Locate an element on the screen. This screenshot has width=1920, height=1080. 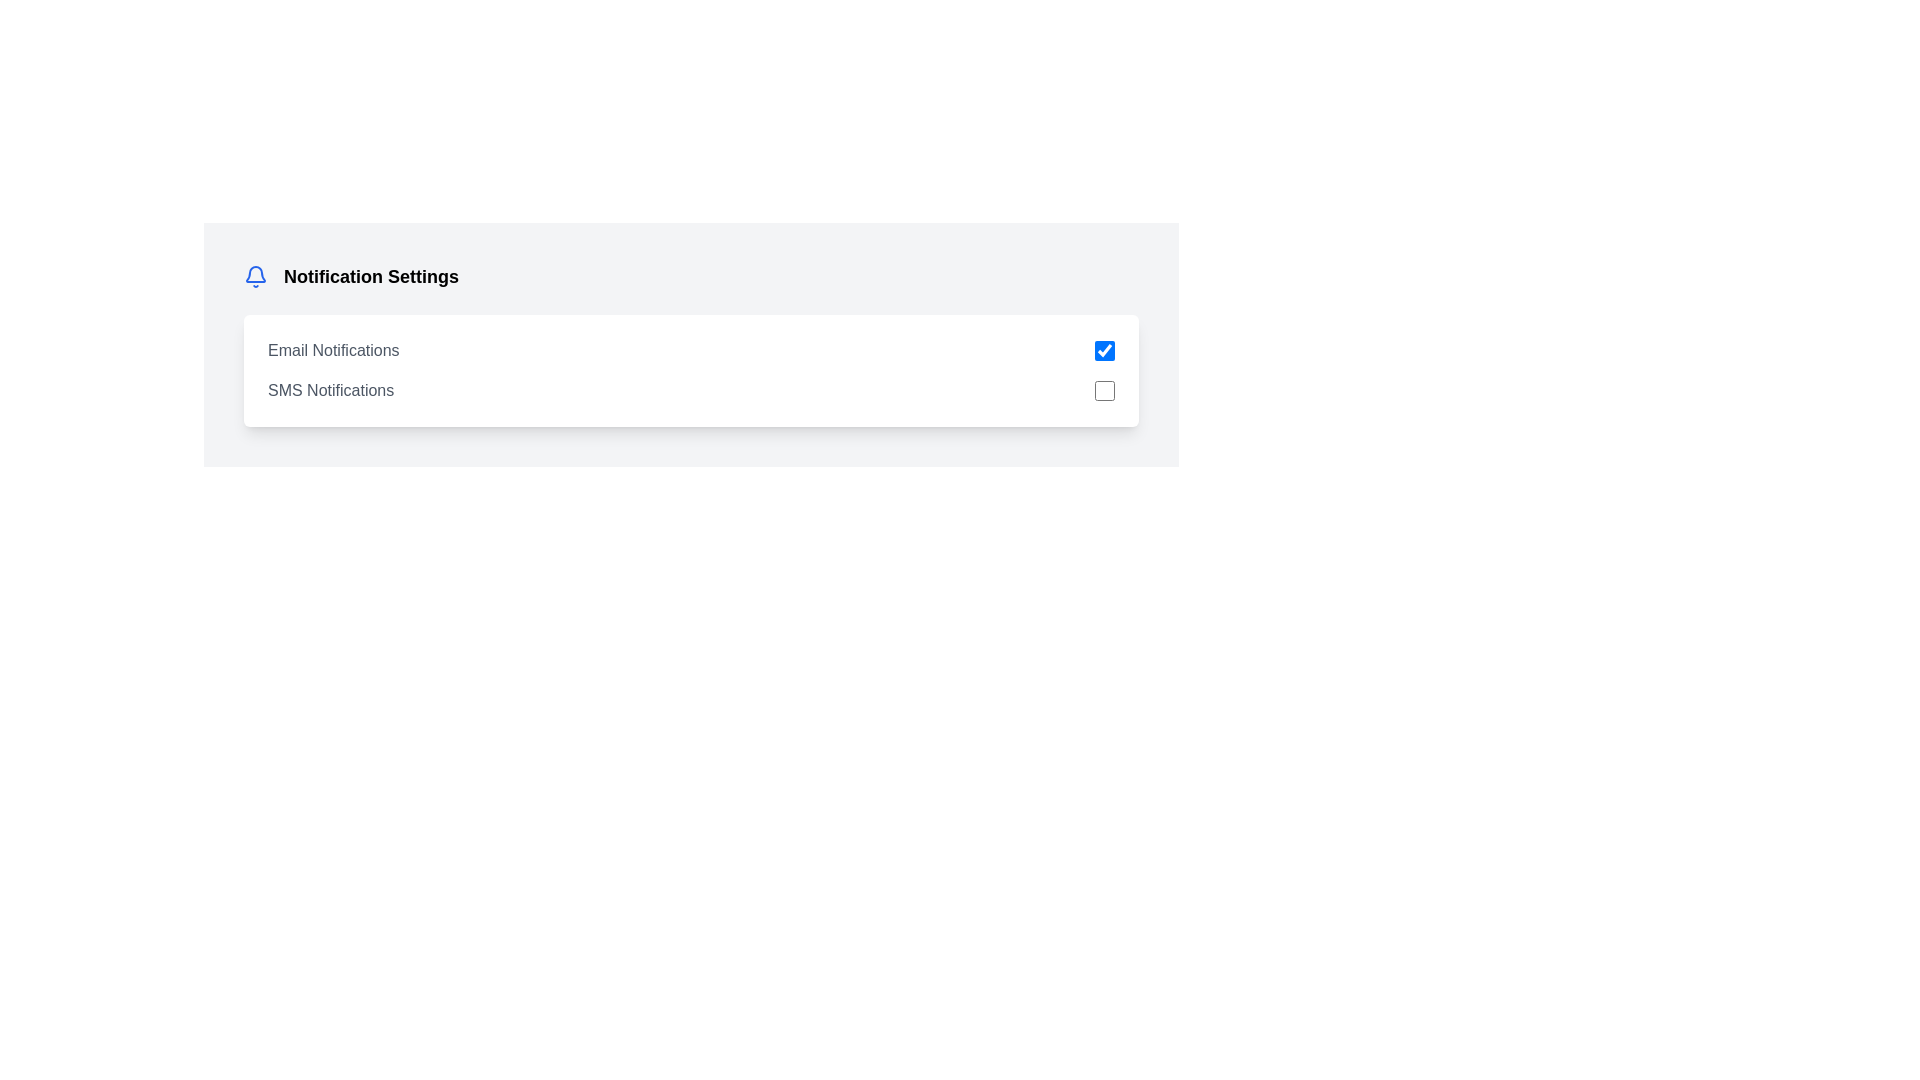
the blue bell icon indicating notifications, which is visually aligned to the left of the 'Notification Settings' text is located at coordinates (254, 277).